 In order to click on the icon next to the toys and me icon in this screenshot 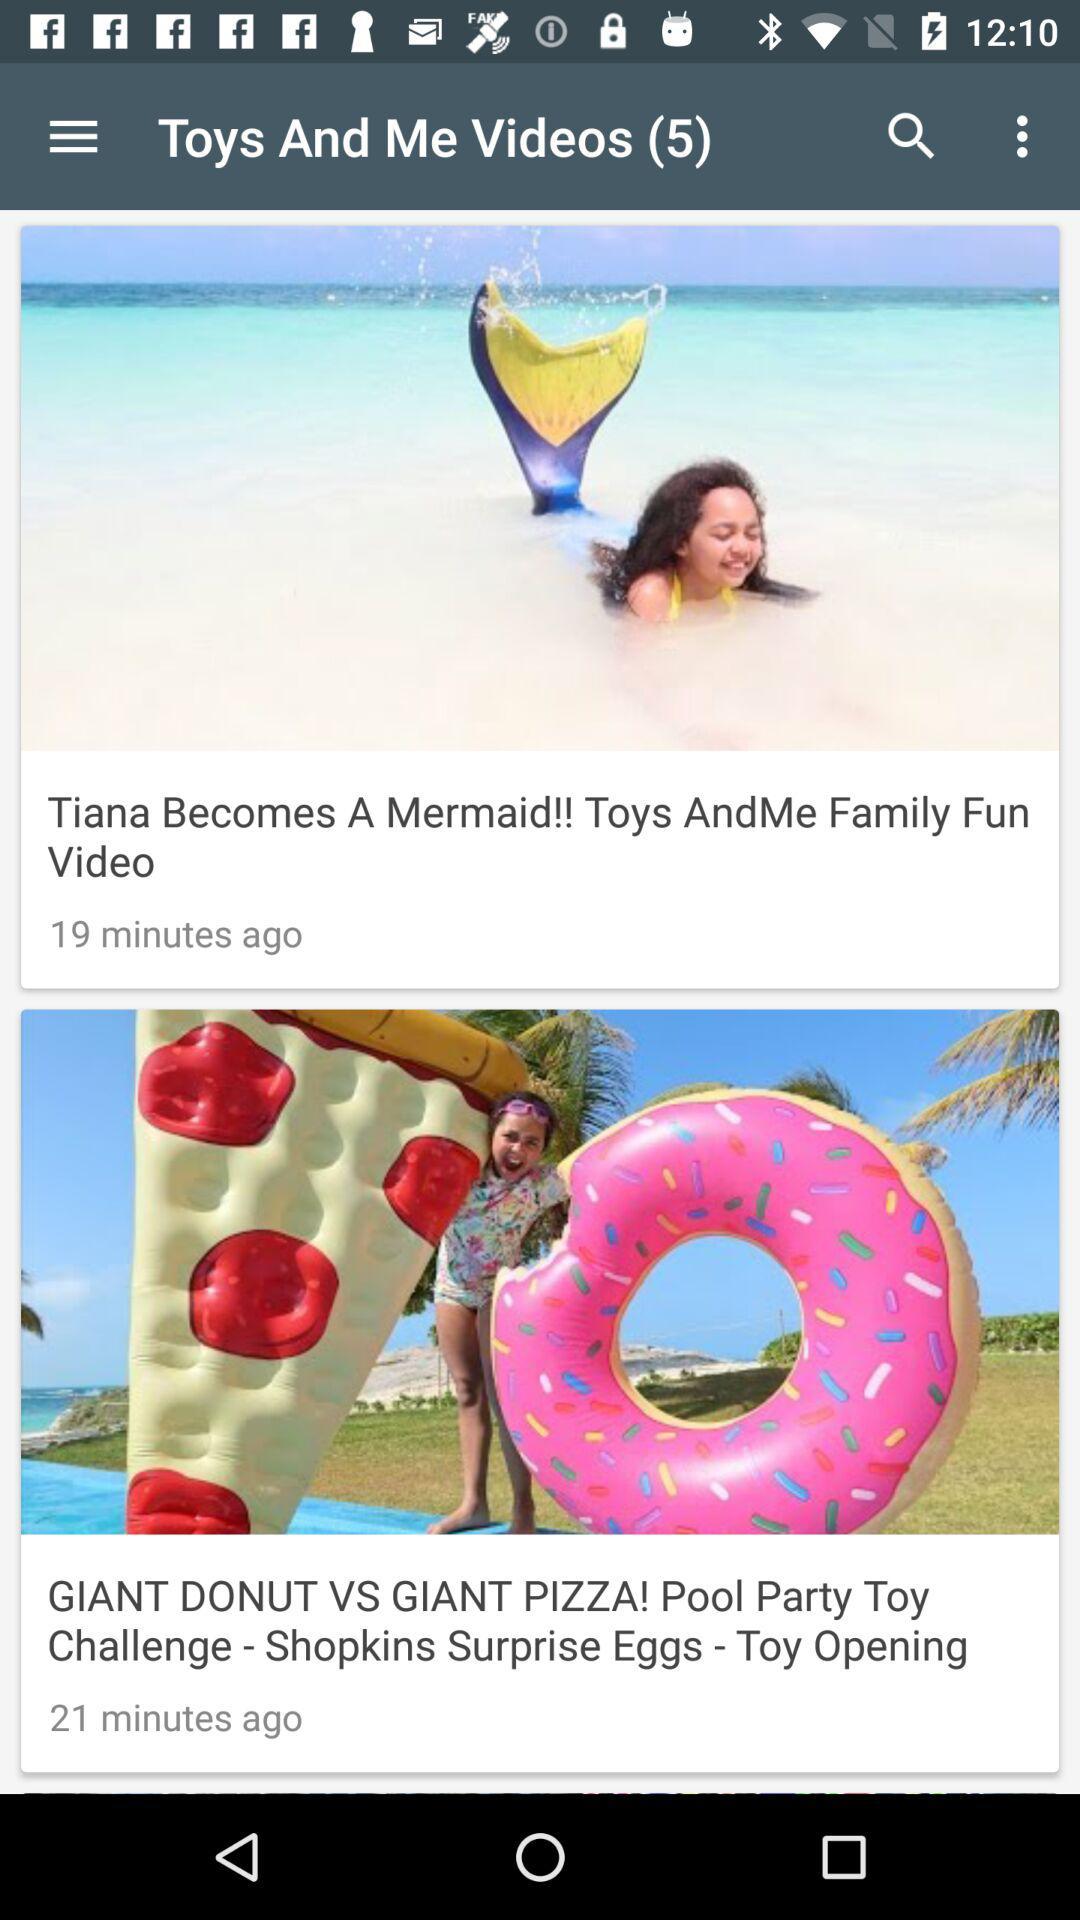, I will do `click(72, 135)`.